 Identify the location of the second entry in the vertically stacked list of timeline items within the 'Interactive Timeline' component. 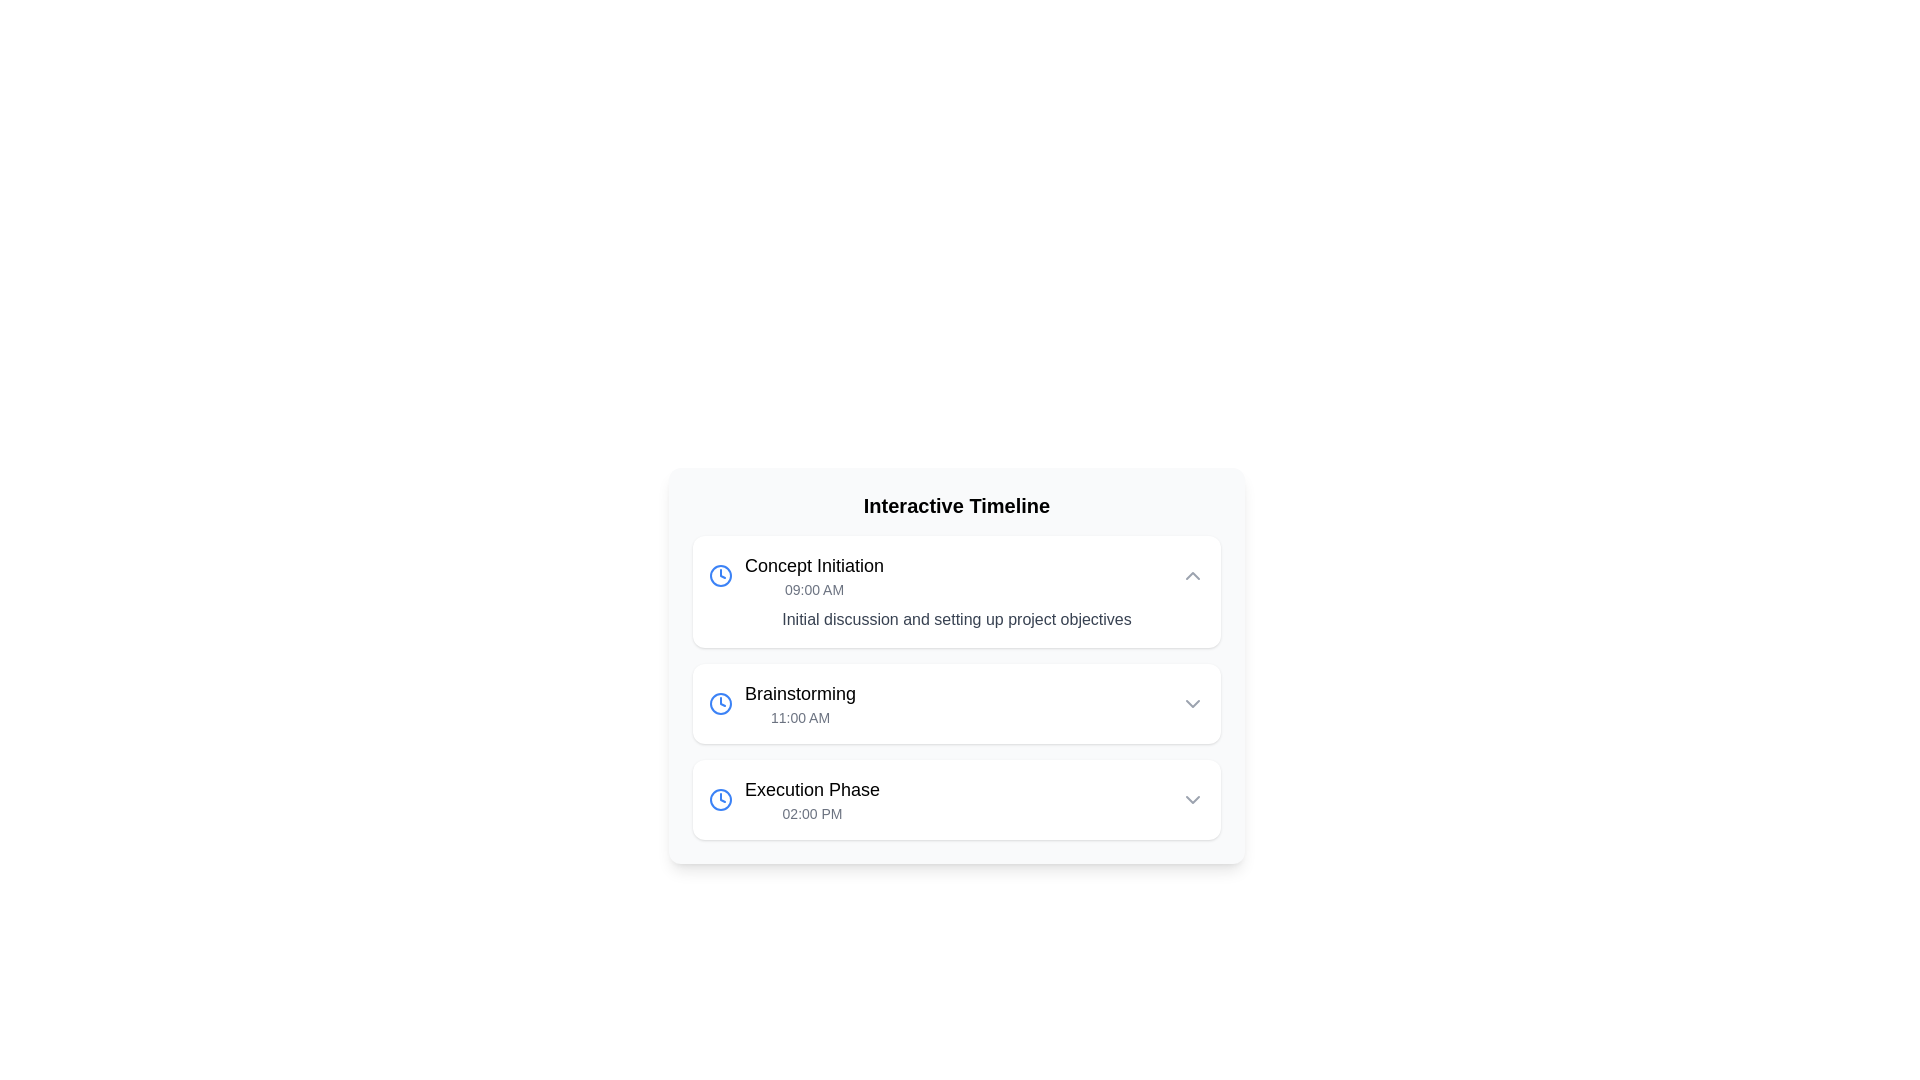
(955, 686).